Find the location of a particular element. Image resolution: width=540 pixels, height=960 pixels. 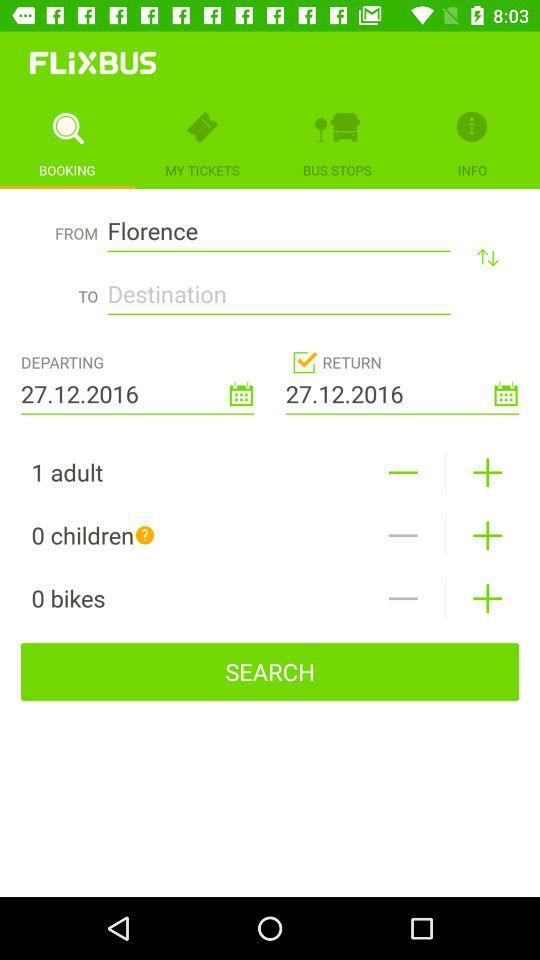

an adult passenger is located at coordinates (486, 472).